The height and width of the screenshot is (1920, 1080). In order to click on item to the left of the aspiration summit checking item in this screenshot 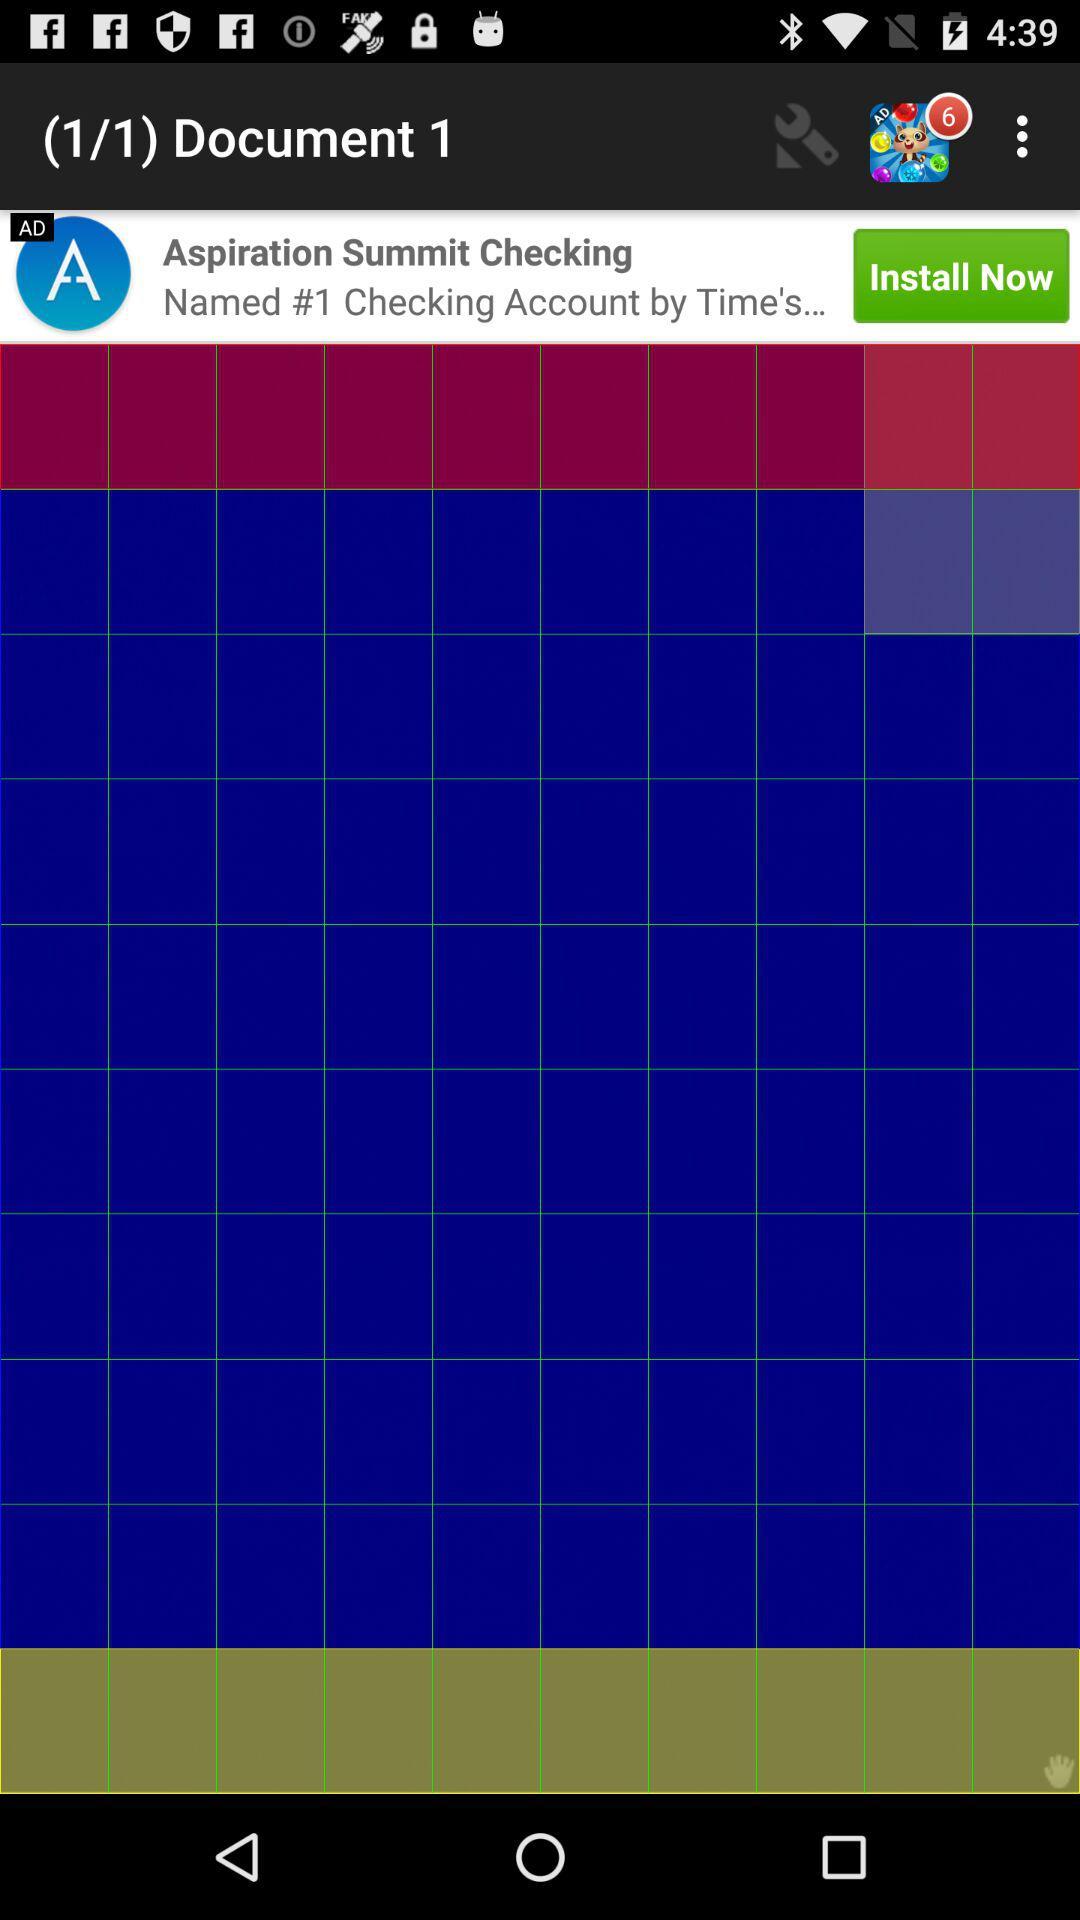, I will do `click(72, 275)`.